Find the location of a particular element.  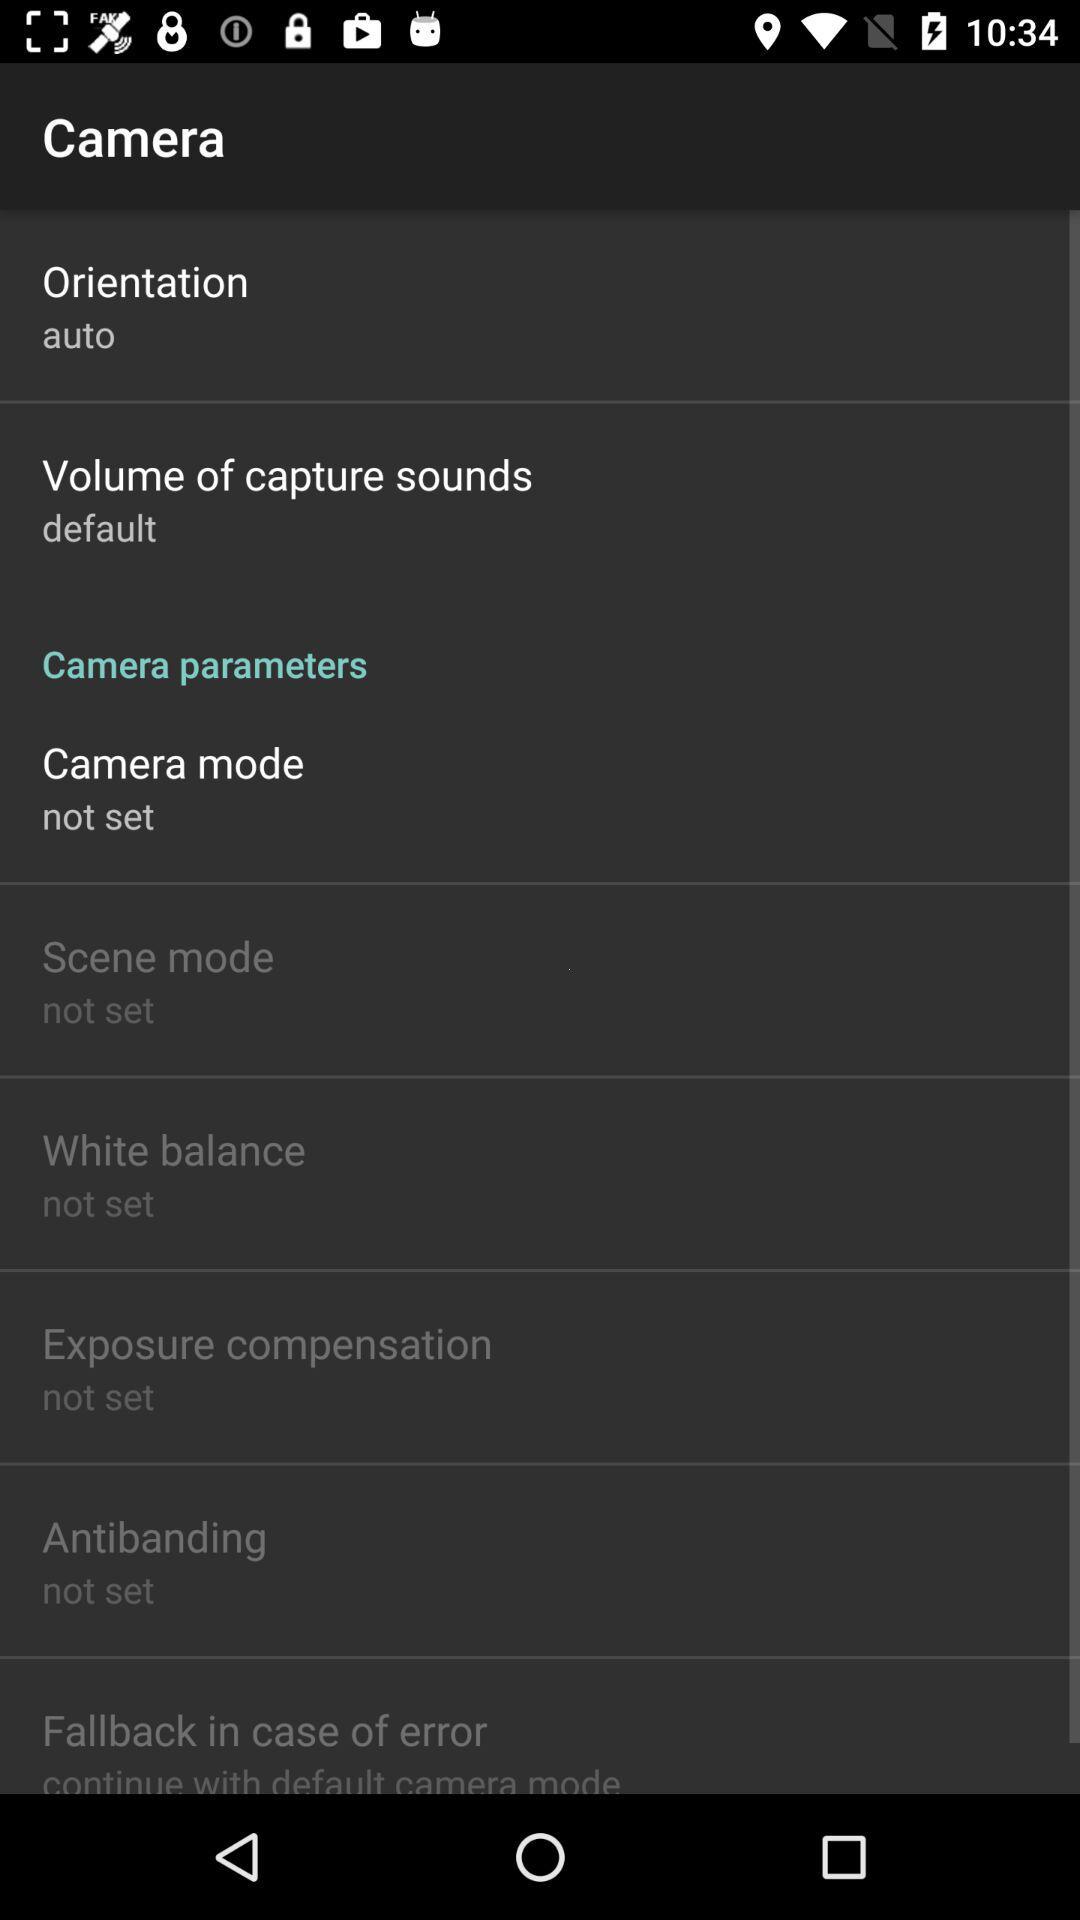

app above the default item is located at coordinates (287, 473).